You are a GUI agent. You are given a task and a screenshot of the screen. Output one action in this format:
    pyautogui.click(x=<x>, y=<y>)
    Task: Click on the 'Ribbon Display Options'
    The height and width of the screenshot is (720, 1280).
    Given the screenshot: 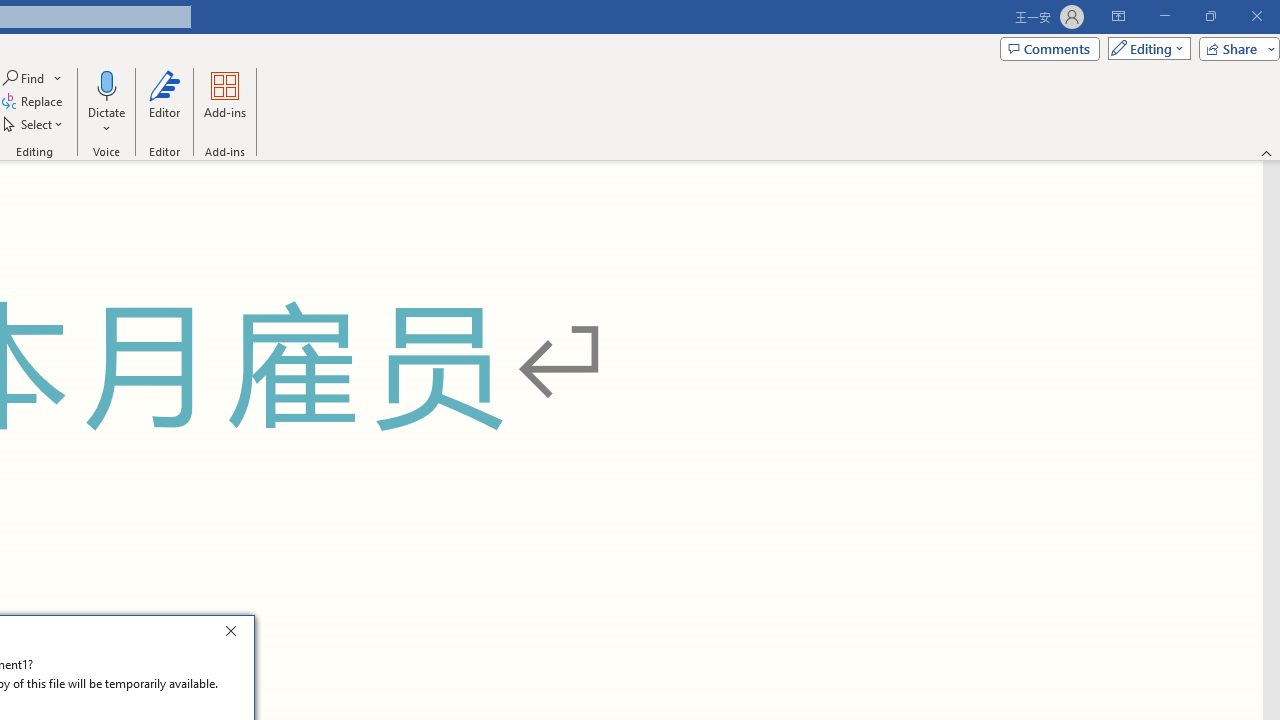 What is the action you would take?
    pyautogui.click(x=1117, y=16)
    